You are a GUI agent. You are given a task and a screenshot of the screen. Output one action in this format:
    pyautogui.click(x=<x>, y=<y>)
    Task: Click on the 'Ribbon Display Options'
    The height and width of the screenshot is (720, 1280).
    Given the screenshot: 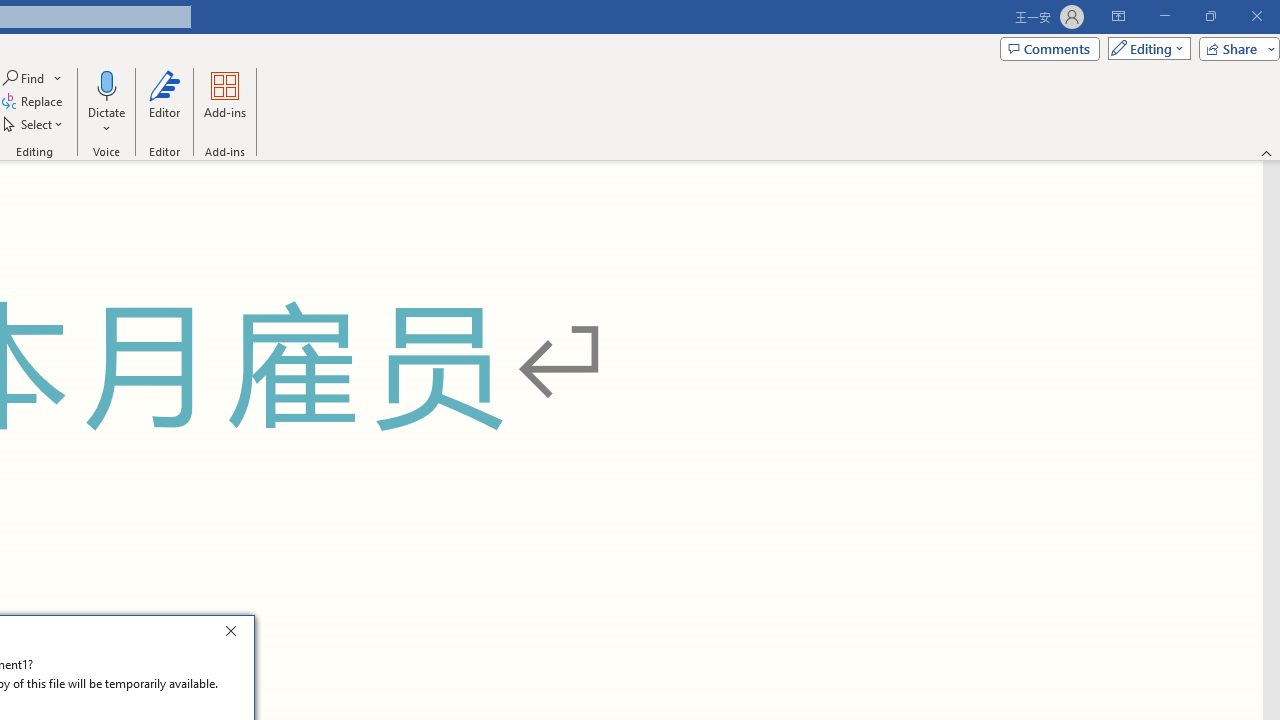 What is the action you would take?
    pyautogui.click(x=1117, y=16)
    